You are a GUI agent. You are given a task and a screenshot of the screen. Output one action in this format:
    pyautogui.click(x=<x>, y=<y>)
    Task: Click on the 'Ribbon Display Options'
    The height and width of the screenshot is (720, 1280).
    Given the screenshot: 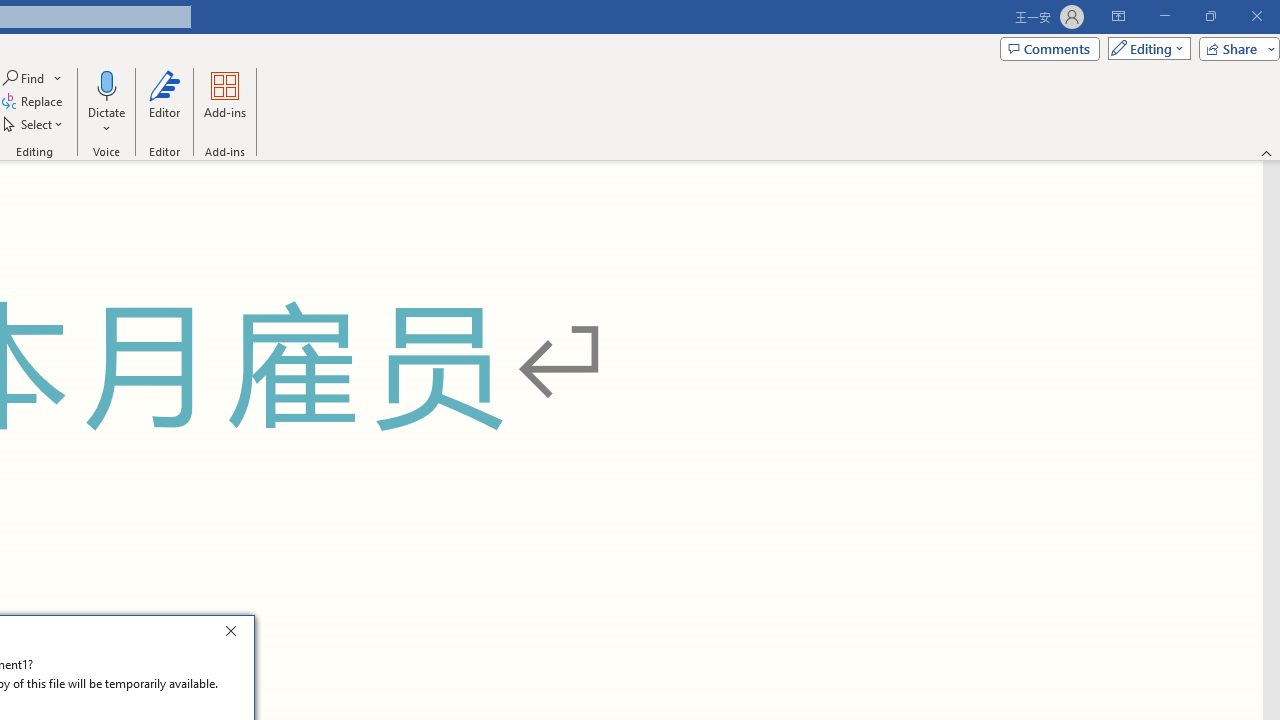 What is the action you would take?
    pyautogui.click(x=1117, y=16)
    